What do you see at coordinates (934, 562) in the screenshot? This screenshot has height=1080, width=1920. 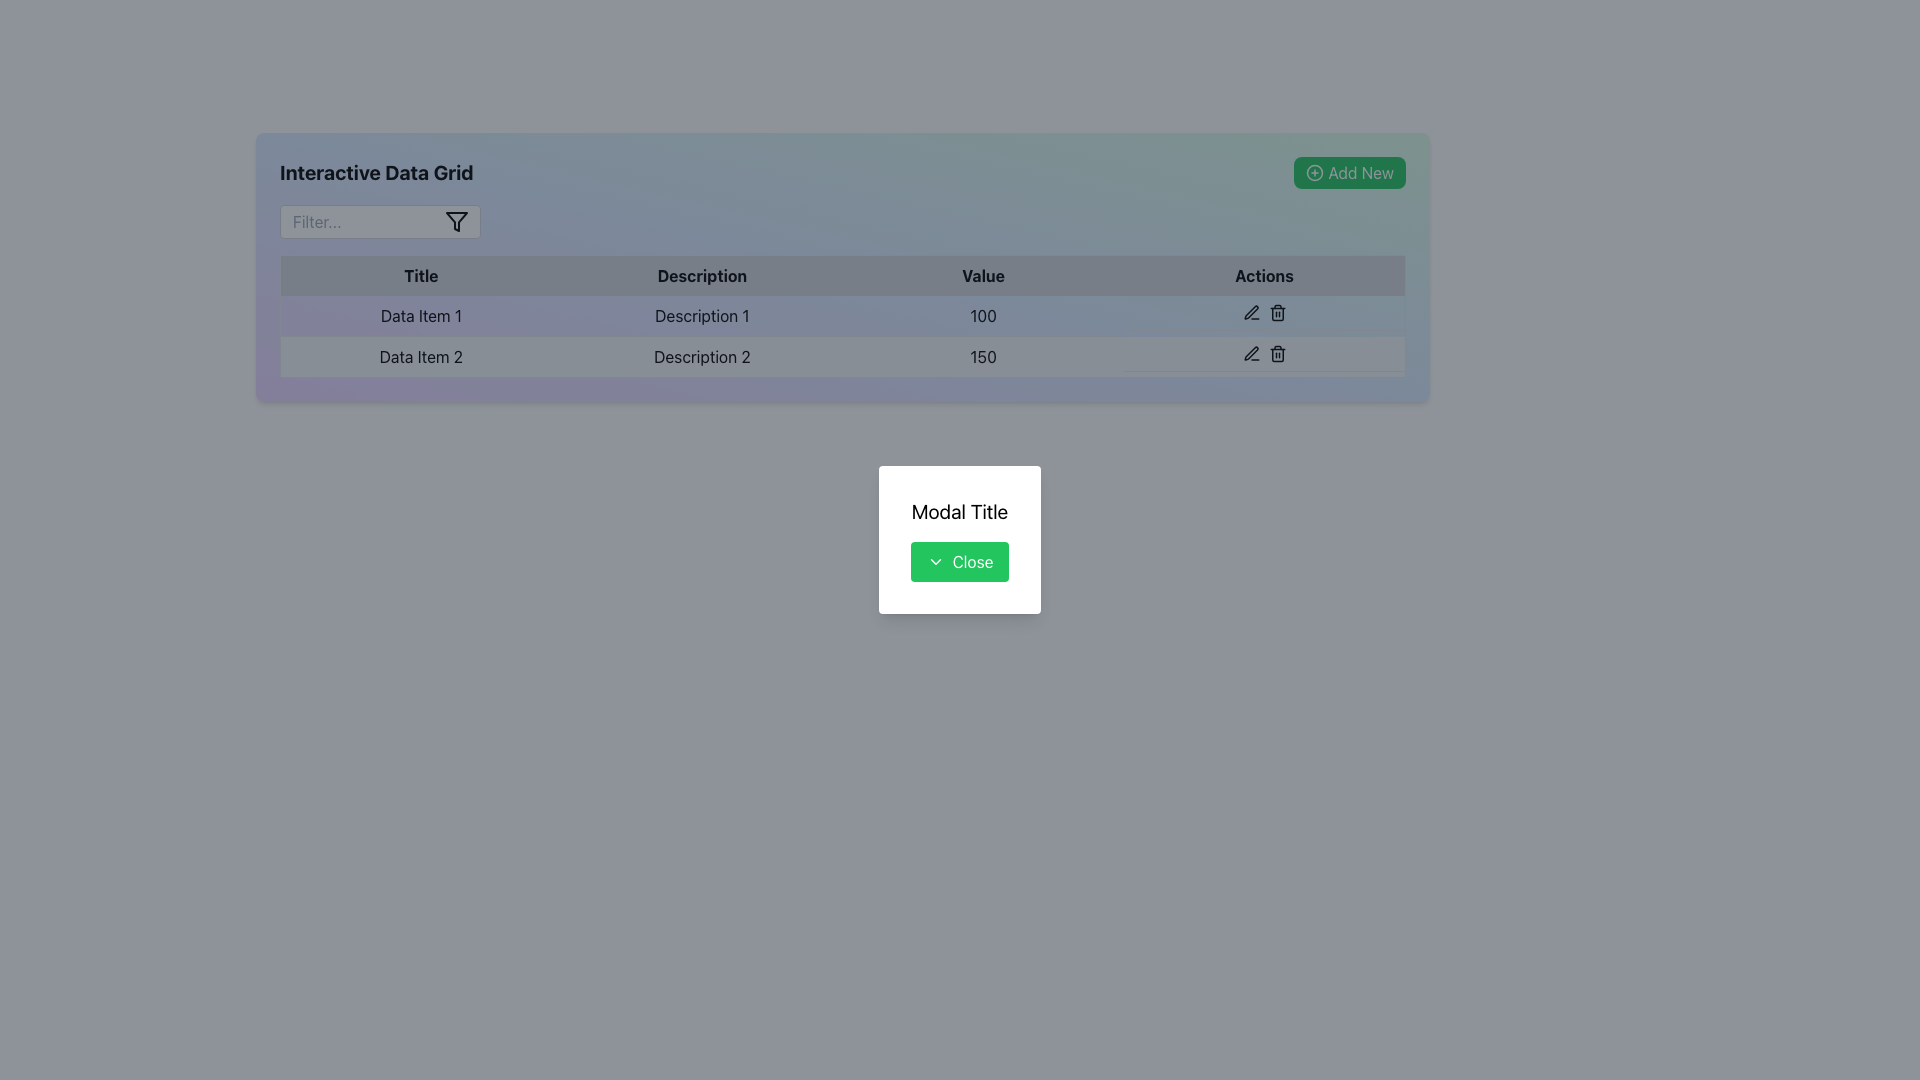 I see `the close icon located near the left side of the green 'Close' button, which is positioned below the modal title 'Modal Title'` at bounding box center [934, 562].